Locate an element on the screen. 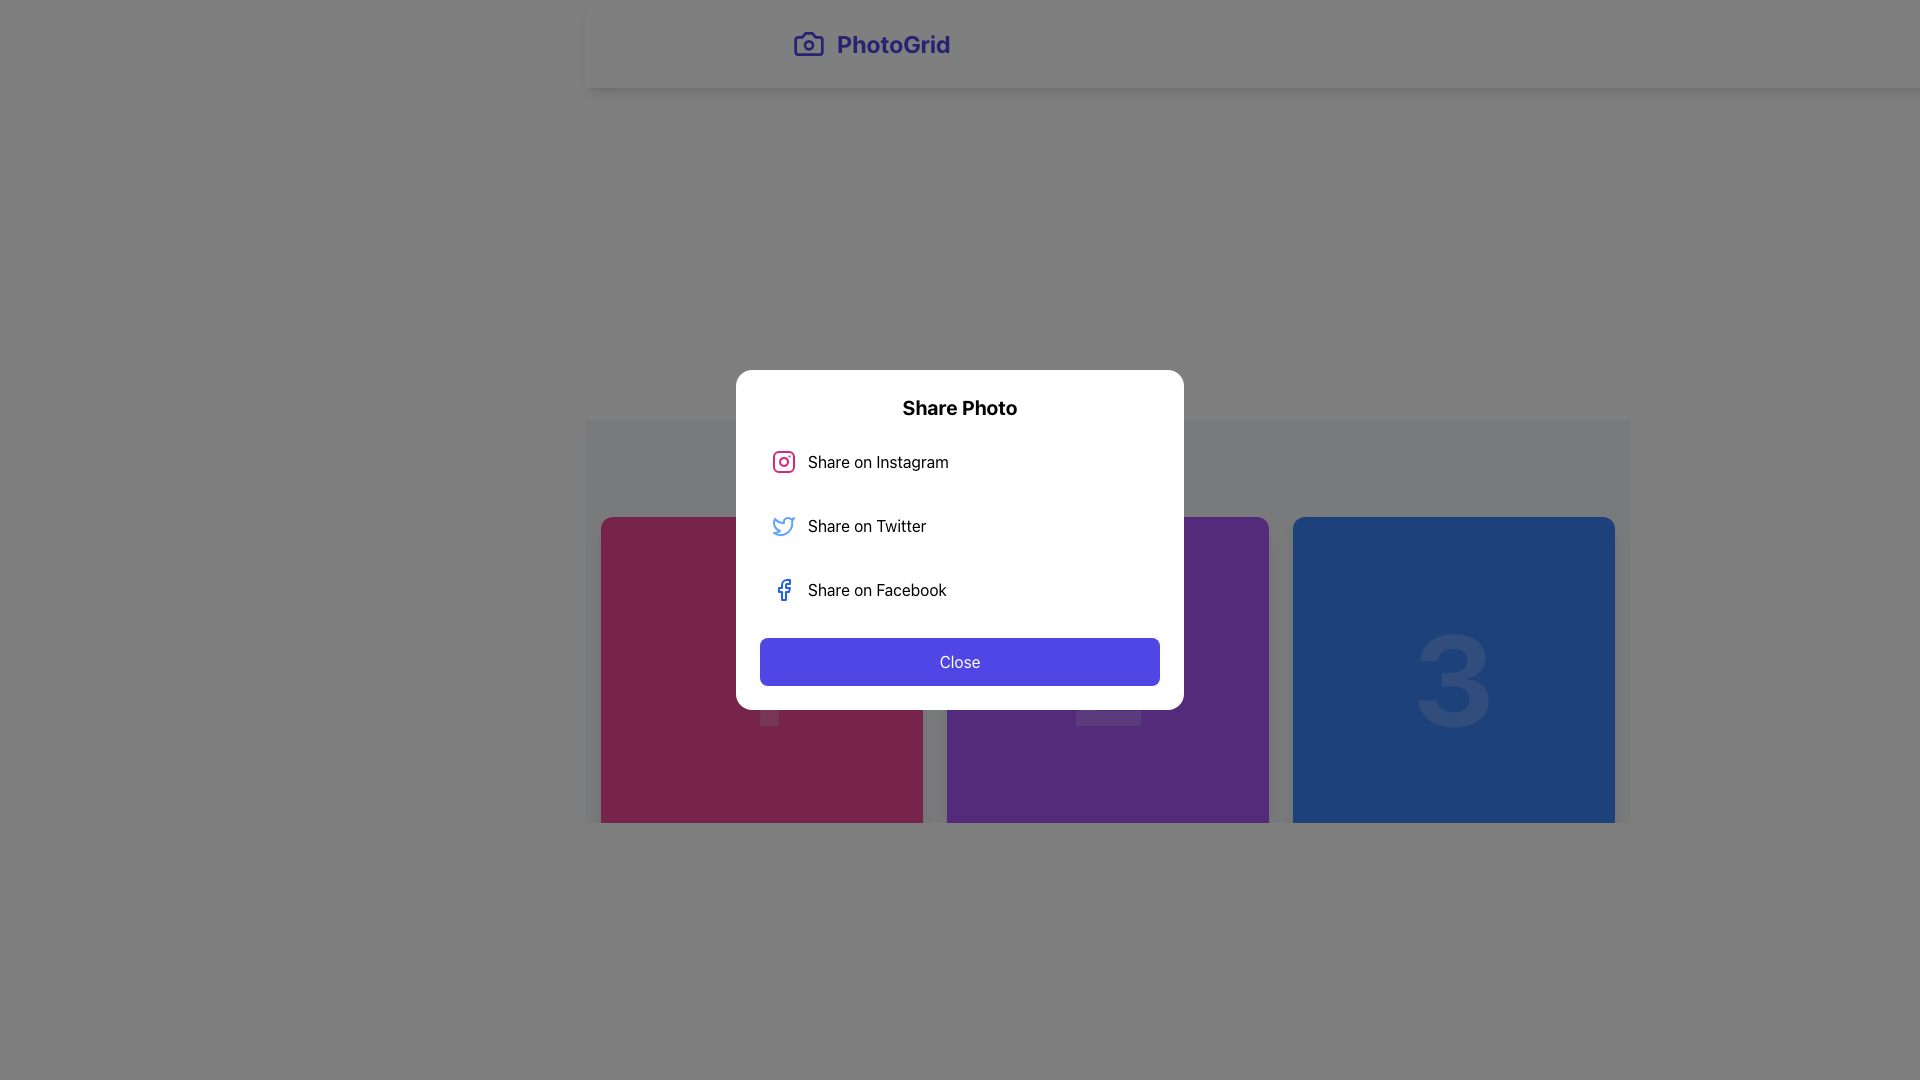 This screenshot has width=1920, height=1080. text label that identifies the Twitter sharing option, located to the right of the blue Twitter icon within the 'Share Photo' modal is located at coordinates (867, 524).